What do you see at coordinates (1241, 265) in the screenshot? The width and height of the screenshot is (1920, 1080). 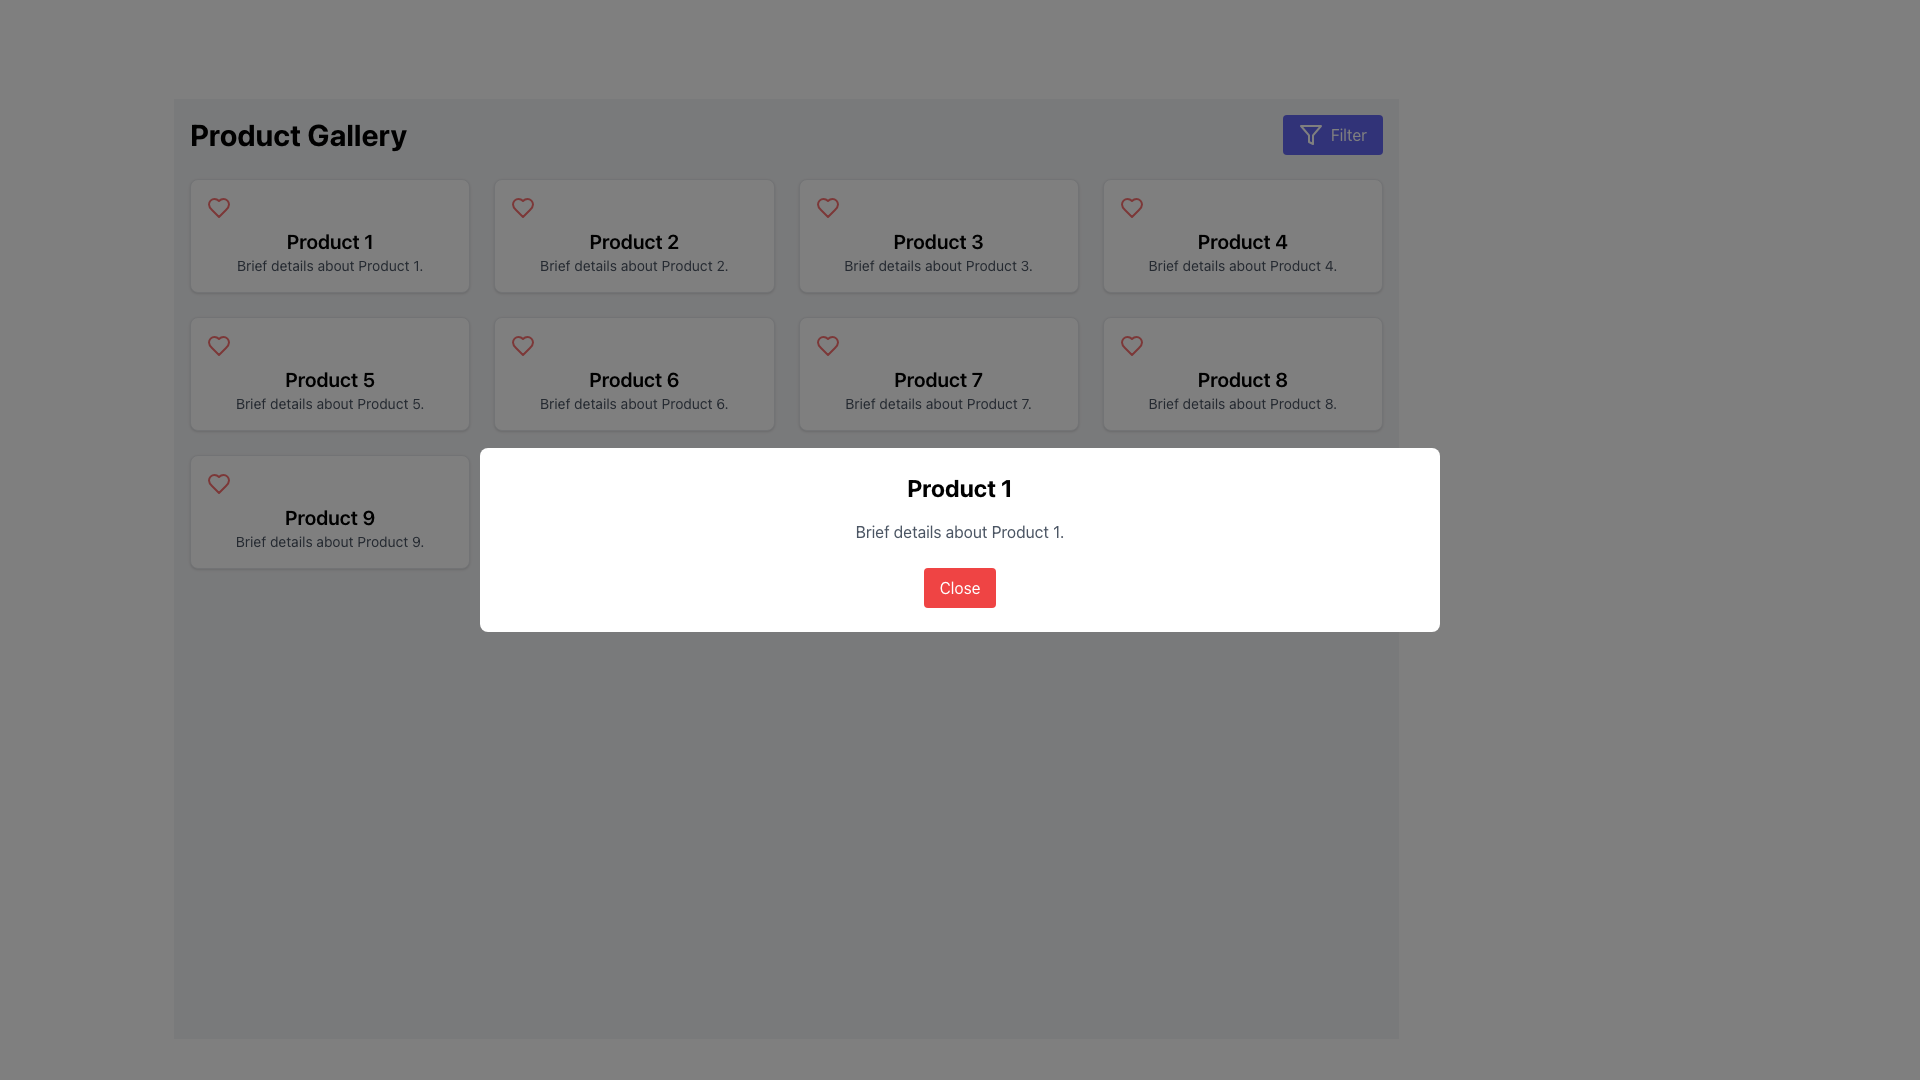 I see `the text label 'Brief details about Product 4.' located under the title 'Product 4' in the rightmost column of the first row in the gallery grid` at bounding box center [1241, 265].